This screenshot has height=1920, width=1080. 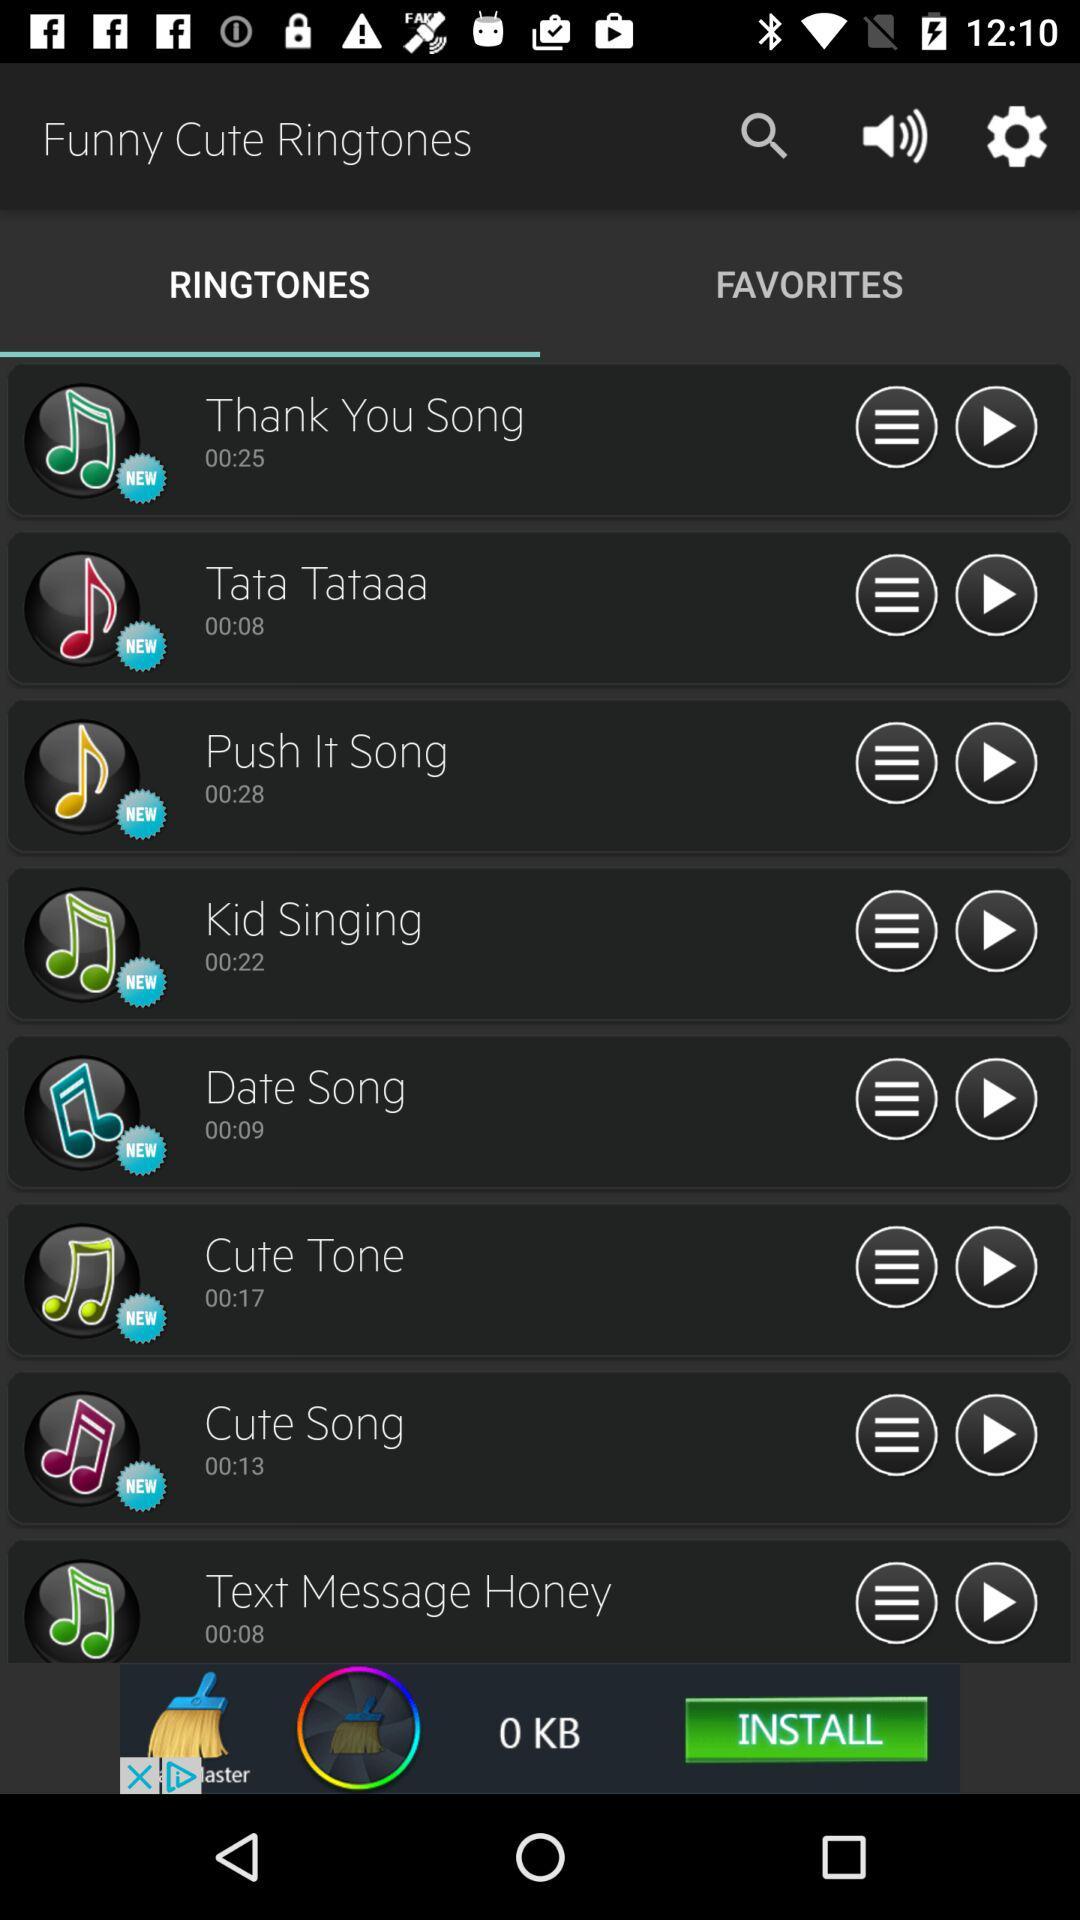 I want to click on song options dropdown list, so click(x=895, y=1435).